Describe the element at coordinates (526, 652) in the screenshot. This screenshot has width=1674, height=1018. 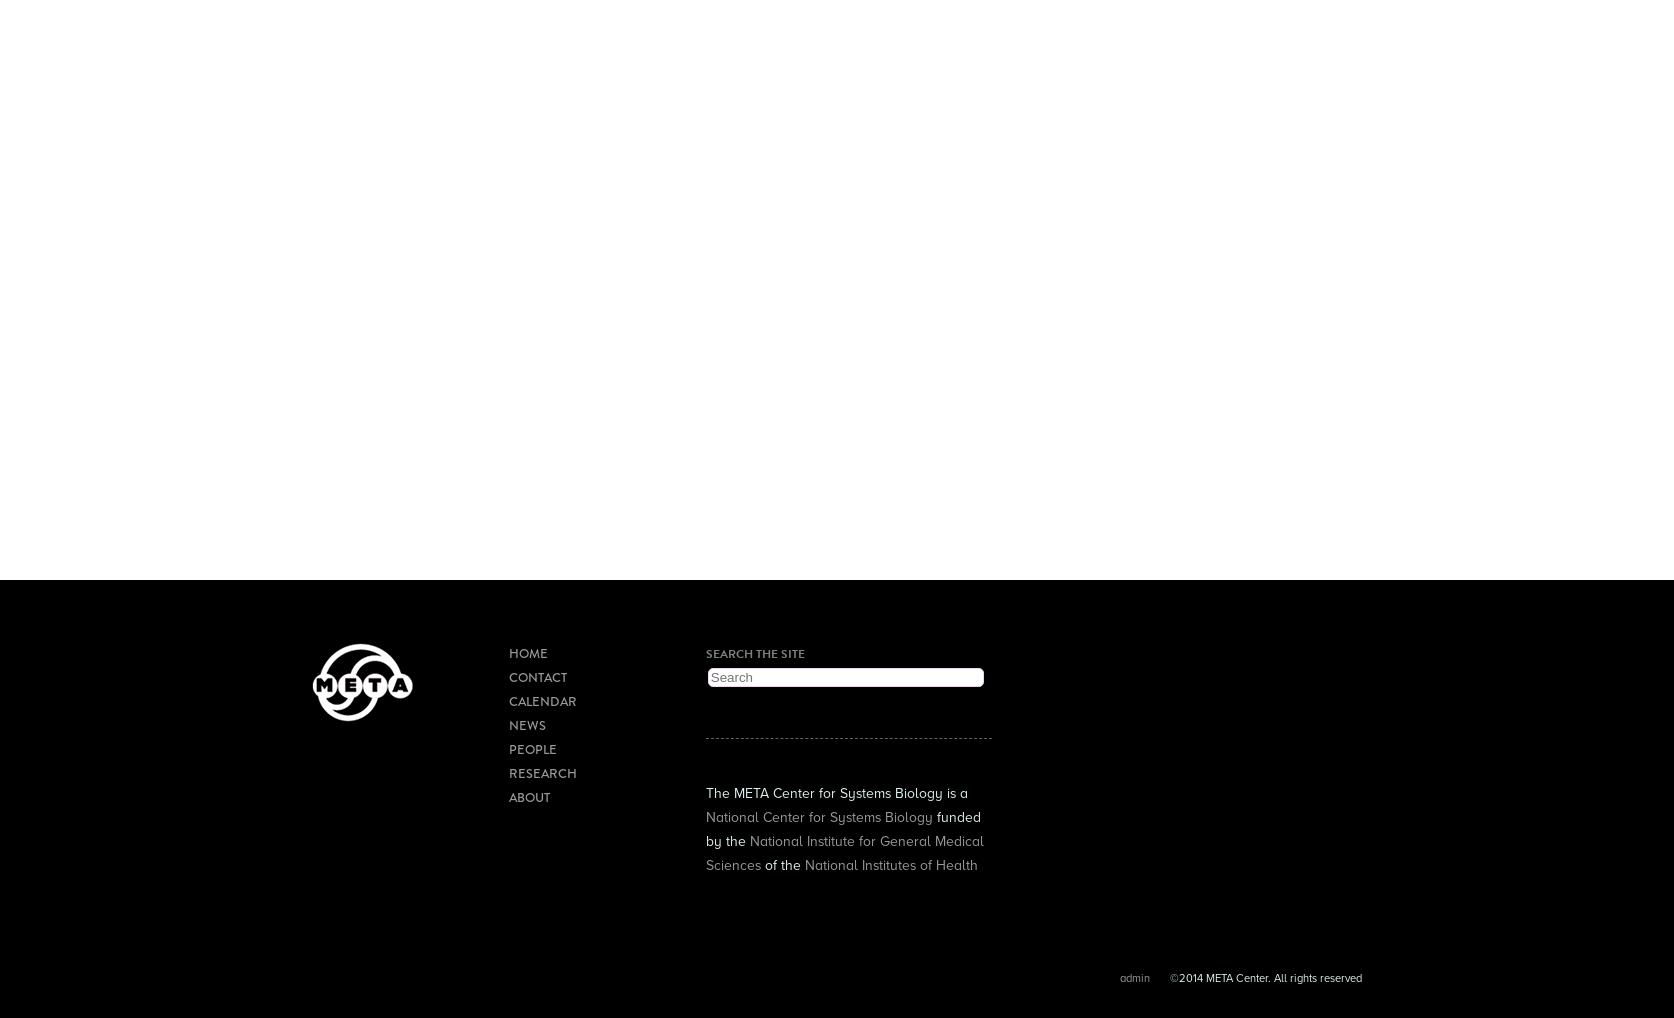
I see `'Home'` at that location.